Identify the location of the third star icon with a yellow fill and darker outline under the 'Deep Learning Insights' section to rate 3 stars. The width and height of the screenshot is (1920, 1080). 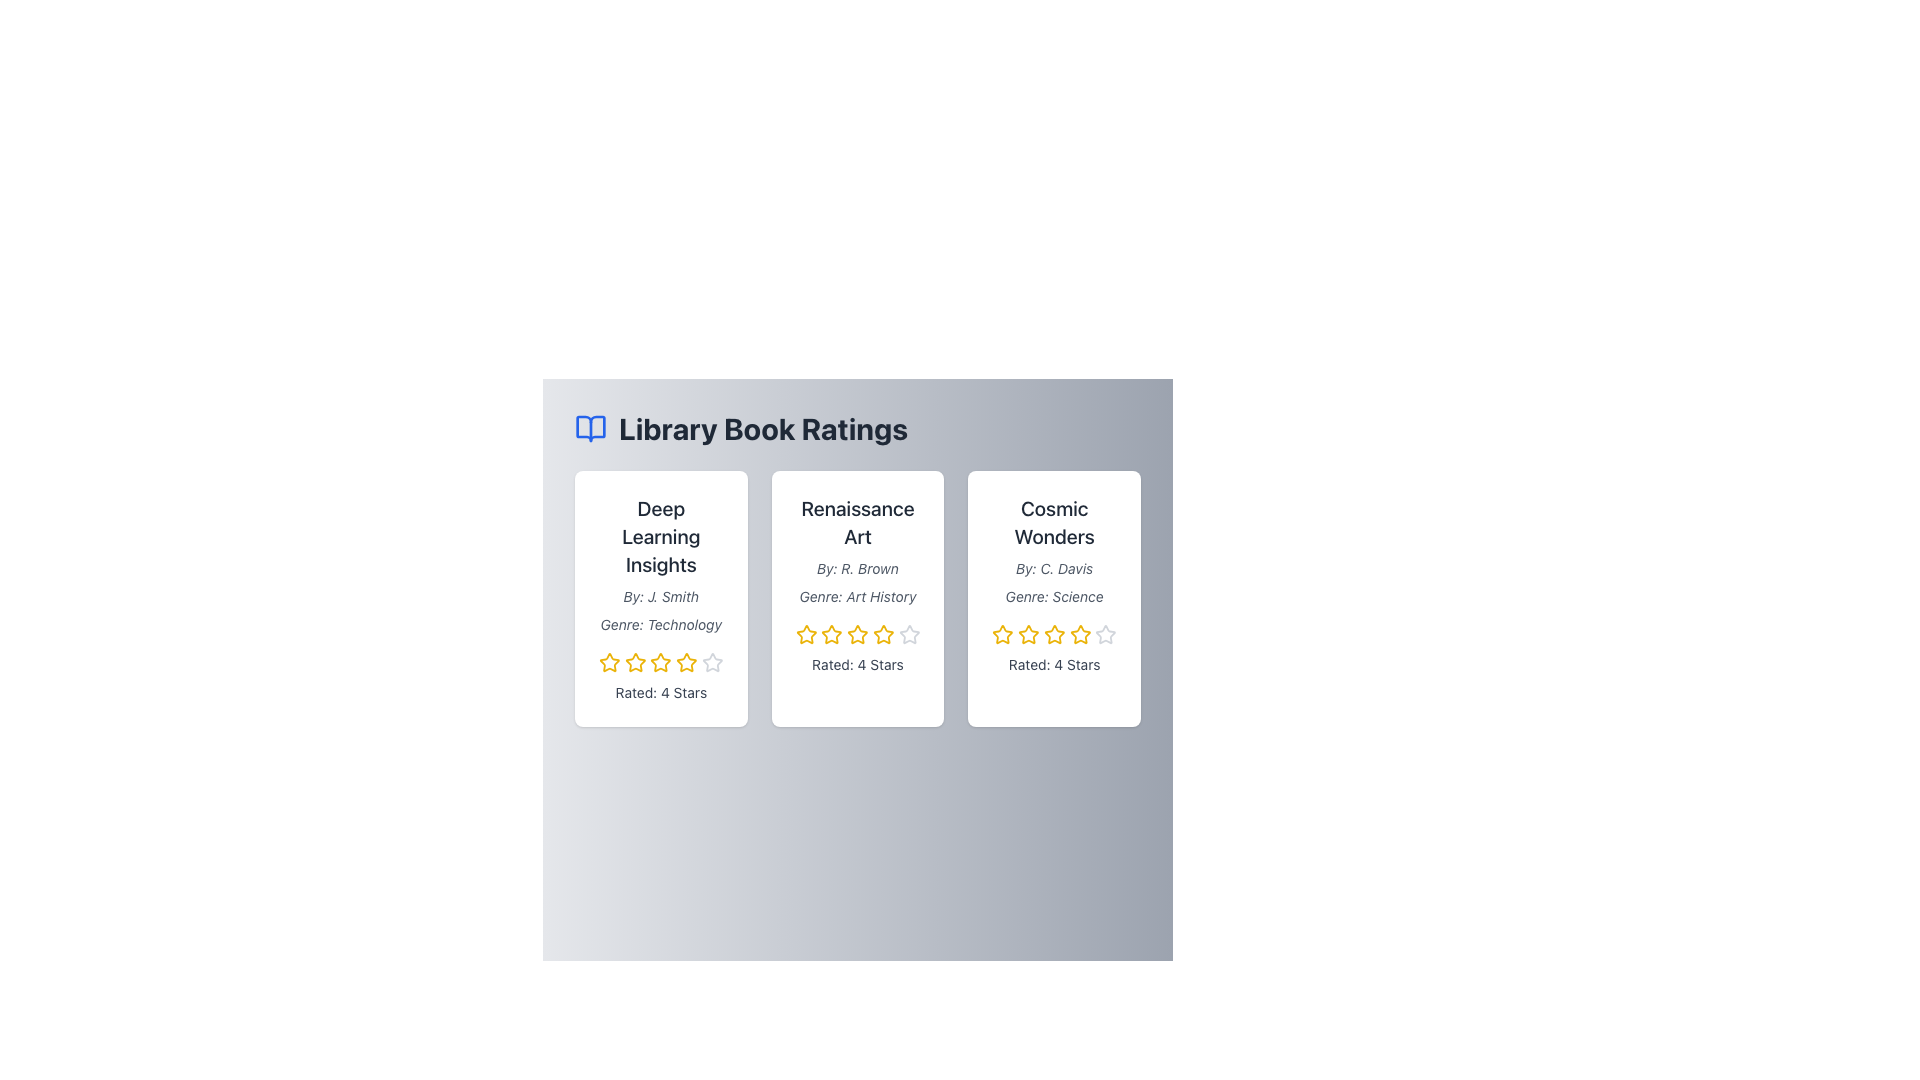
(661, 662).